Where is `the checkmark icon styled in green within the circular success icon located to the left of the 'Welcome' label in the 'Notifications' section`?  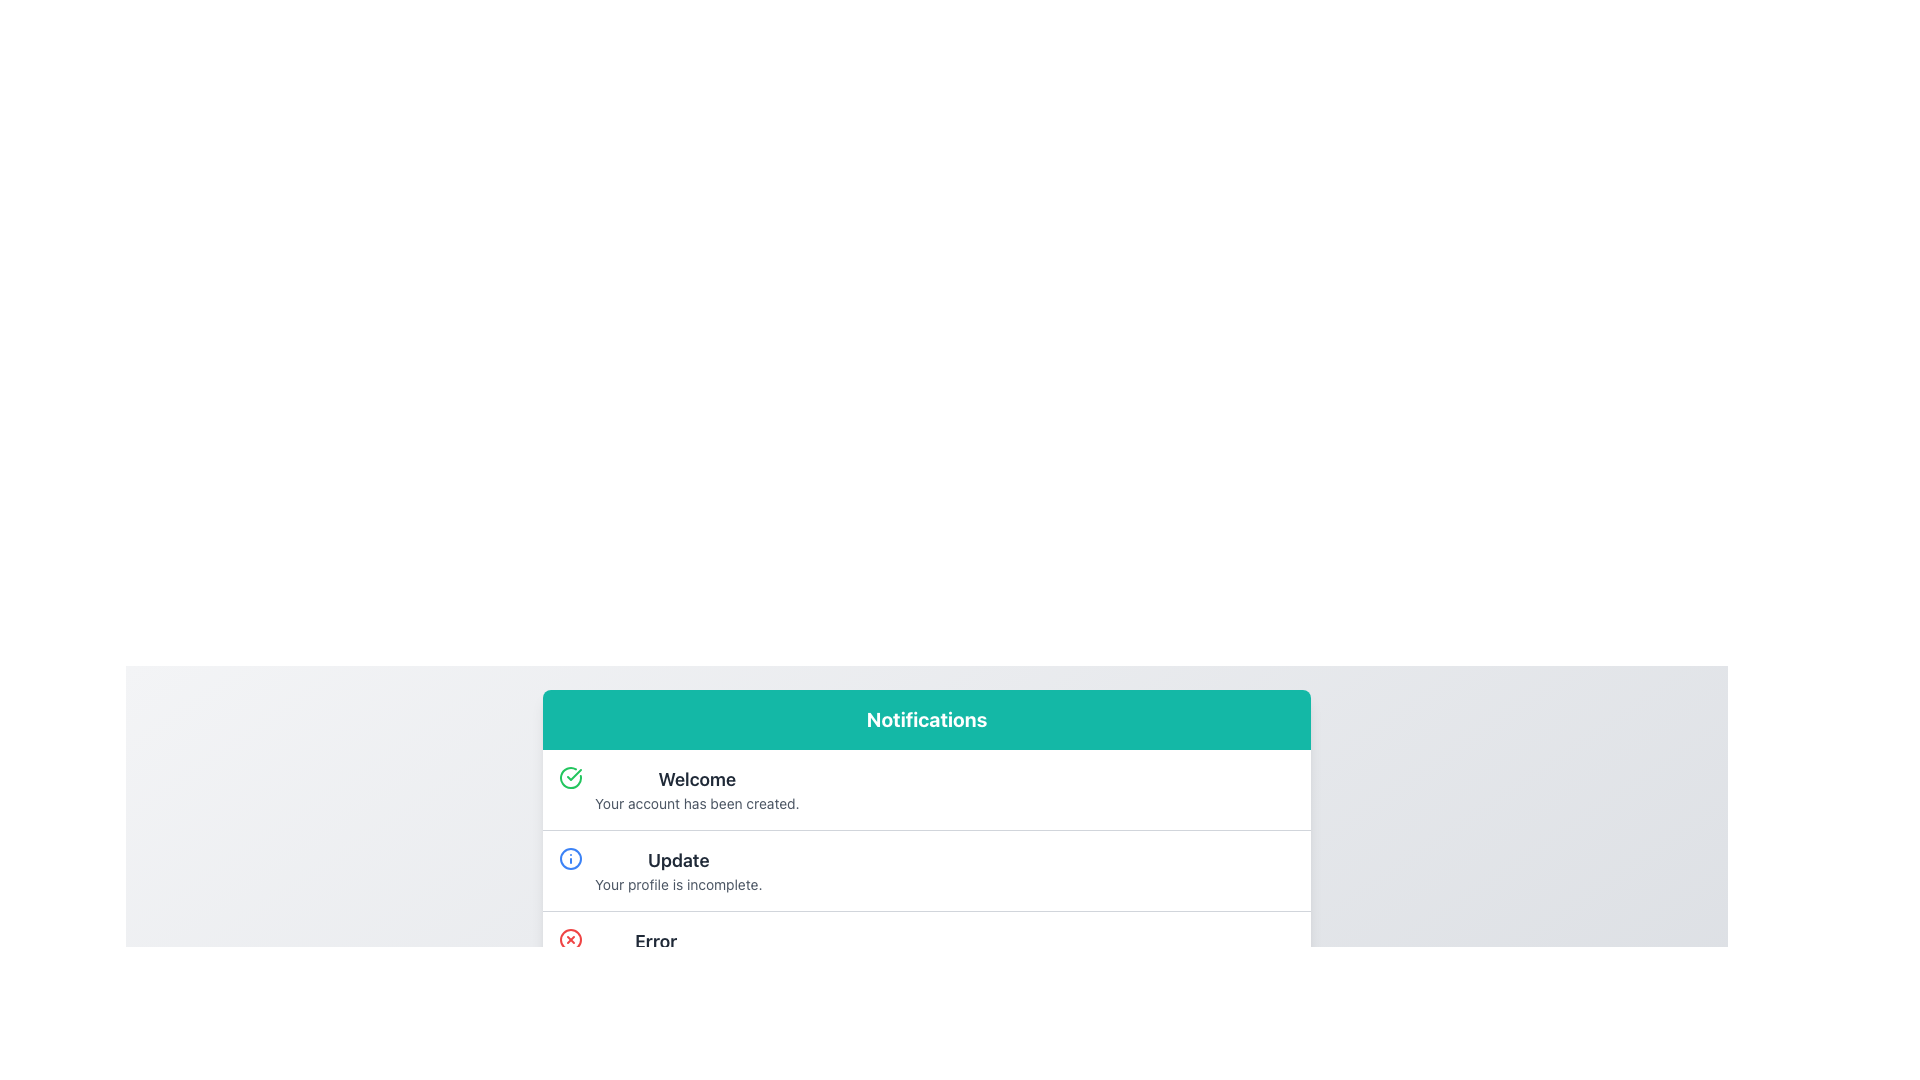 the checkmark icon styled in green within the circular success icon located to the left of the 'Welcome' label in the 'Notifications' section is located at coordinates (573, 774).